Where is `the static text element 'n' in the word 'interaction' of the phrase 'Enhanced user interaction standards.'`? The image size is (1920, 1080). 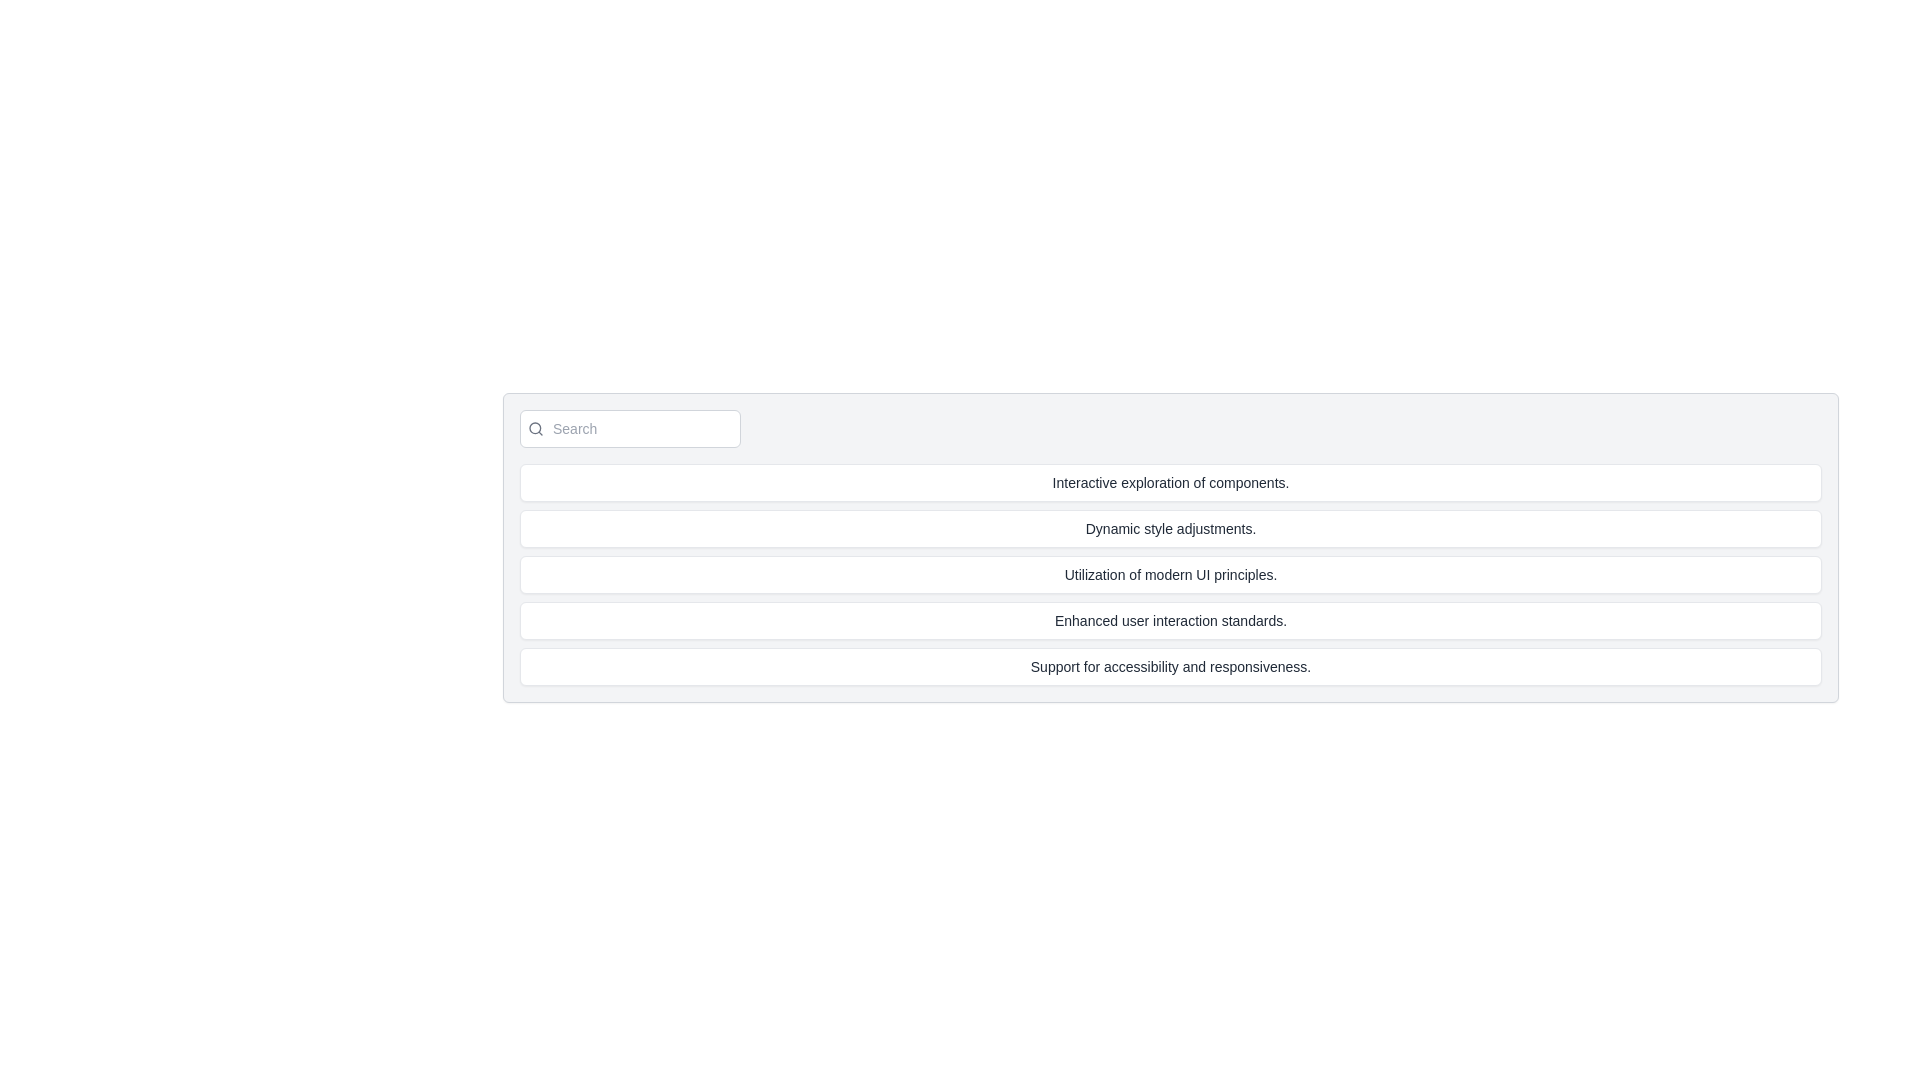
the static text element 'n' in the word 'interaction' of the phrase 'Enhanced user interaction standards.' is located at coordinates (1212, 620).